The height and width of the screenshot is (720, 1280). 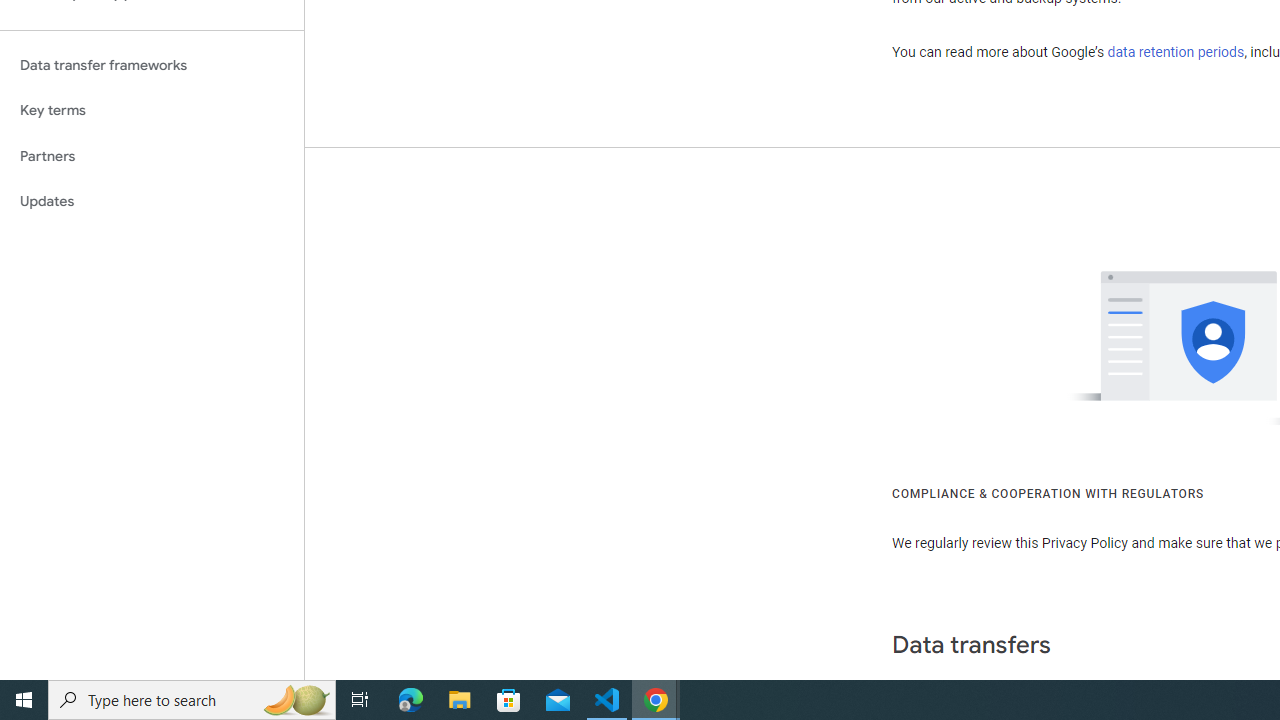 I want to click on 'Partners', so click(x=151, y=155).